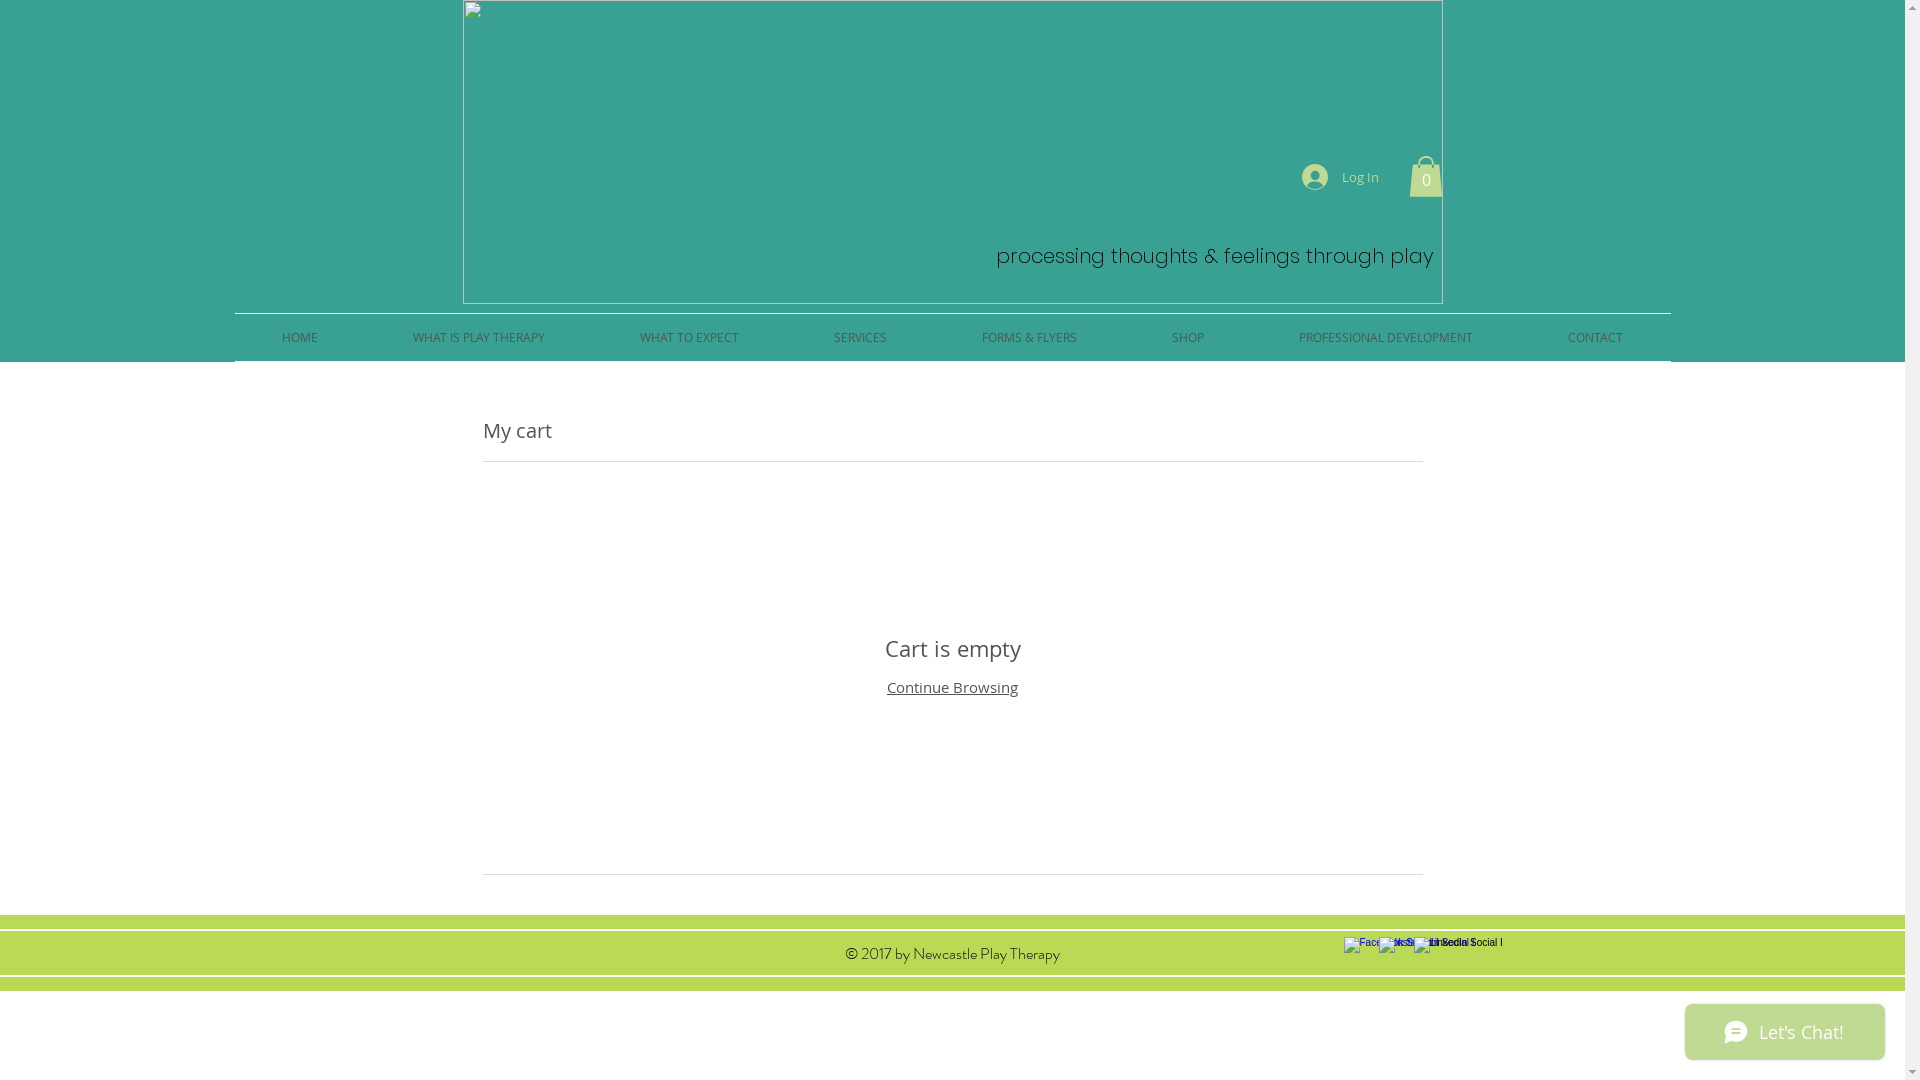  Describe the element at coordinates (1340, 176) in the screenshot. I see `'Log In'` at that location.